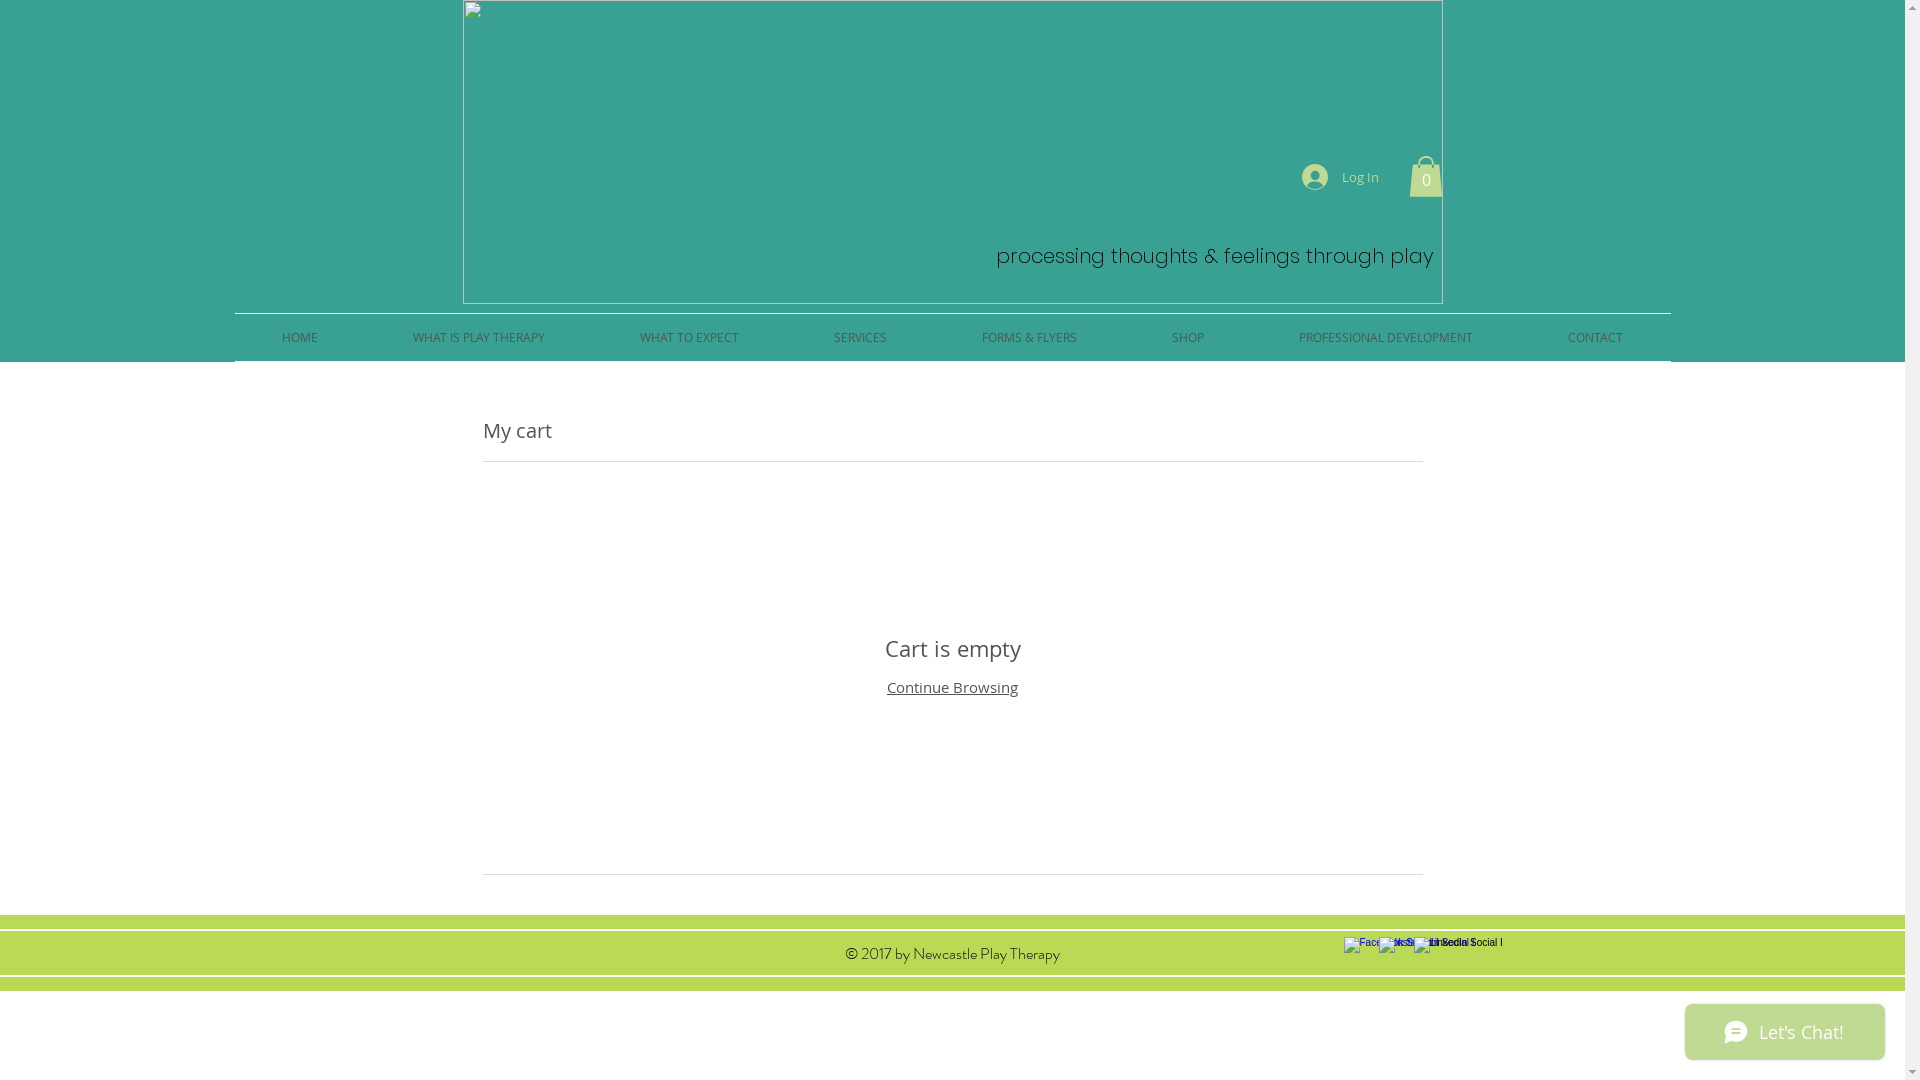  Describe the element at coordinates (1340, 176) in the screenshot. I see `'Log In'` at that location.